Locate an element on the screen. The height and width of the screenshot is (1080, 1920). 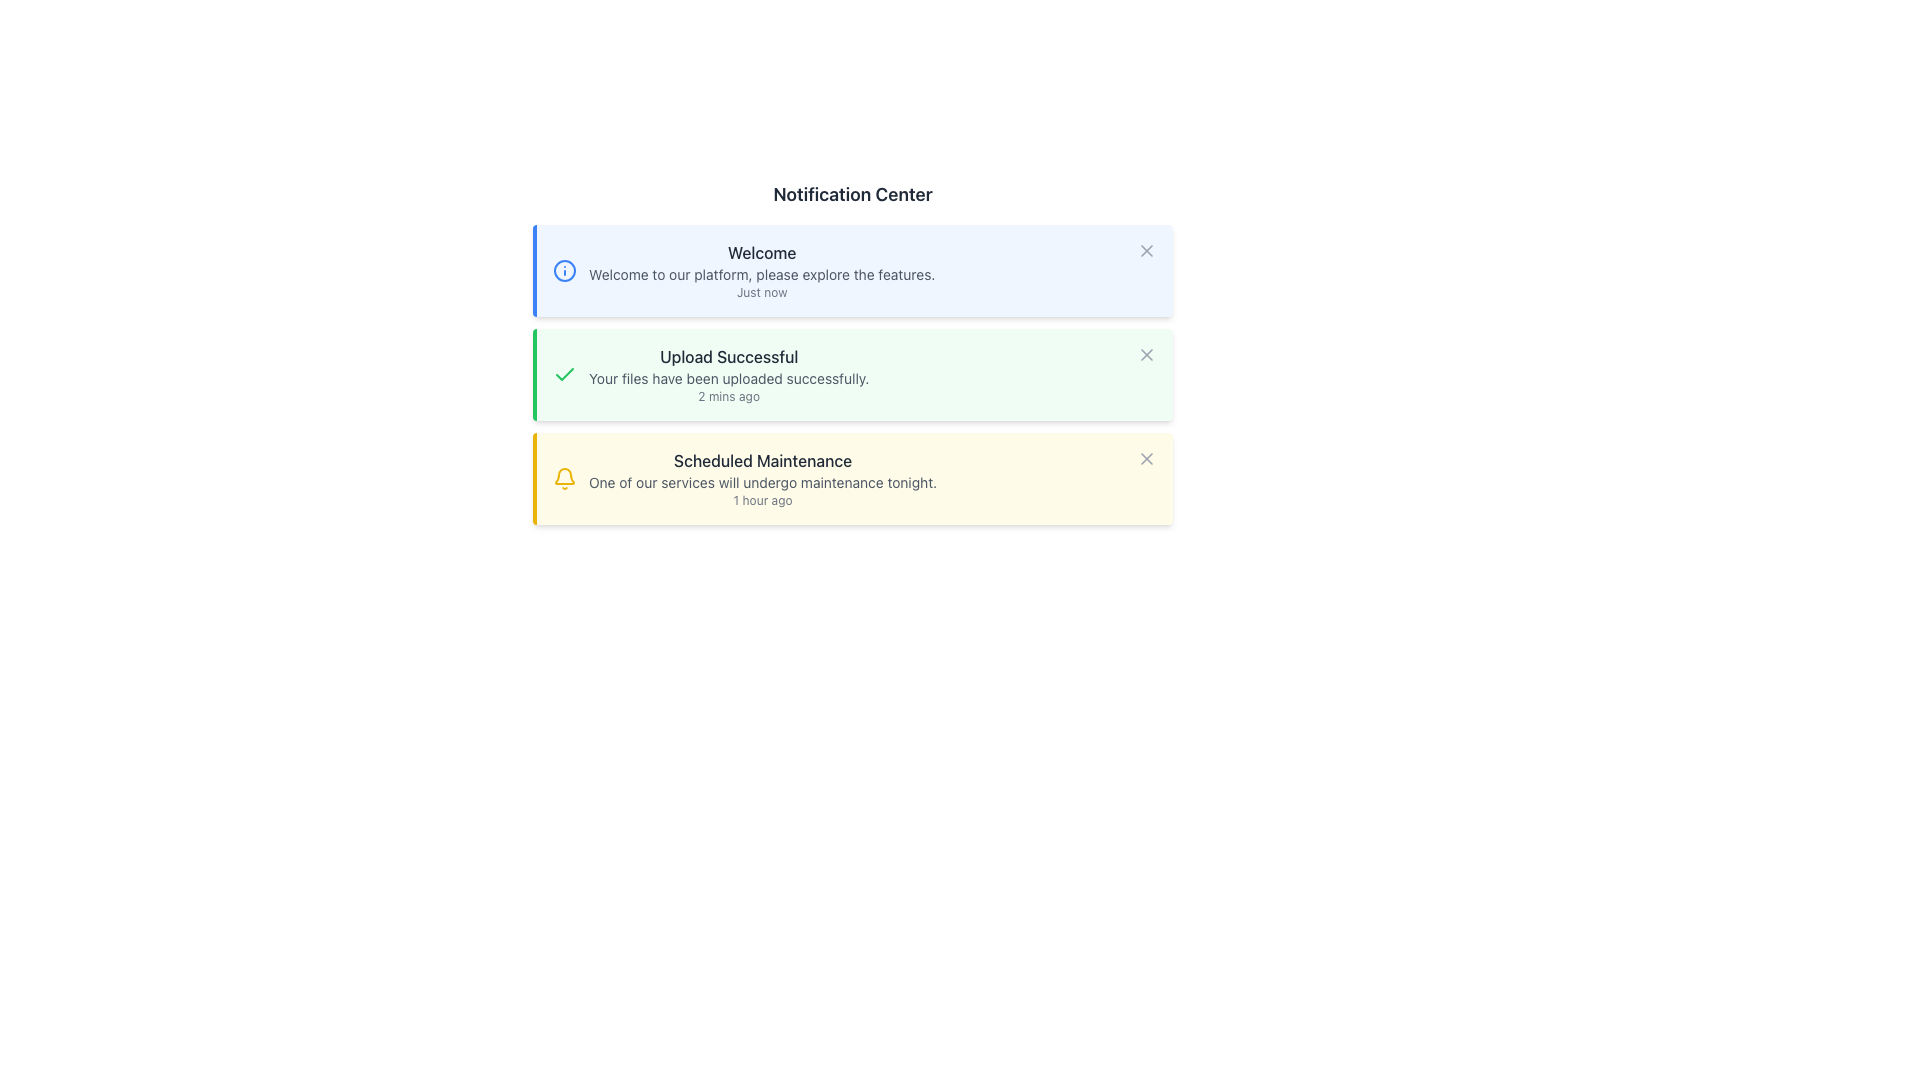
the informational notification icon (SVG Circle) located to the left of the card title 'Welcome' in the Notification Center interface is located at coordinates (564, 270).